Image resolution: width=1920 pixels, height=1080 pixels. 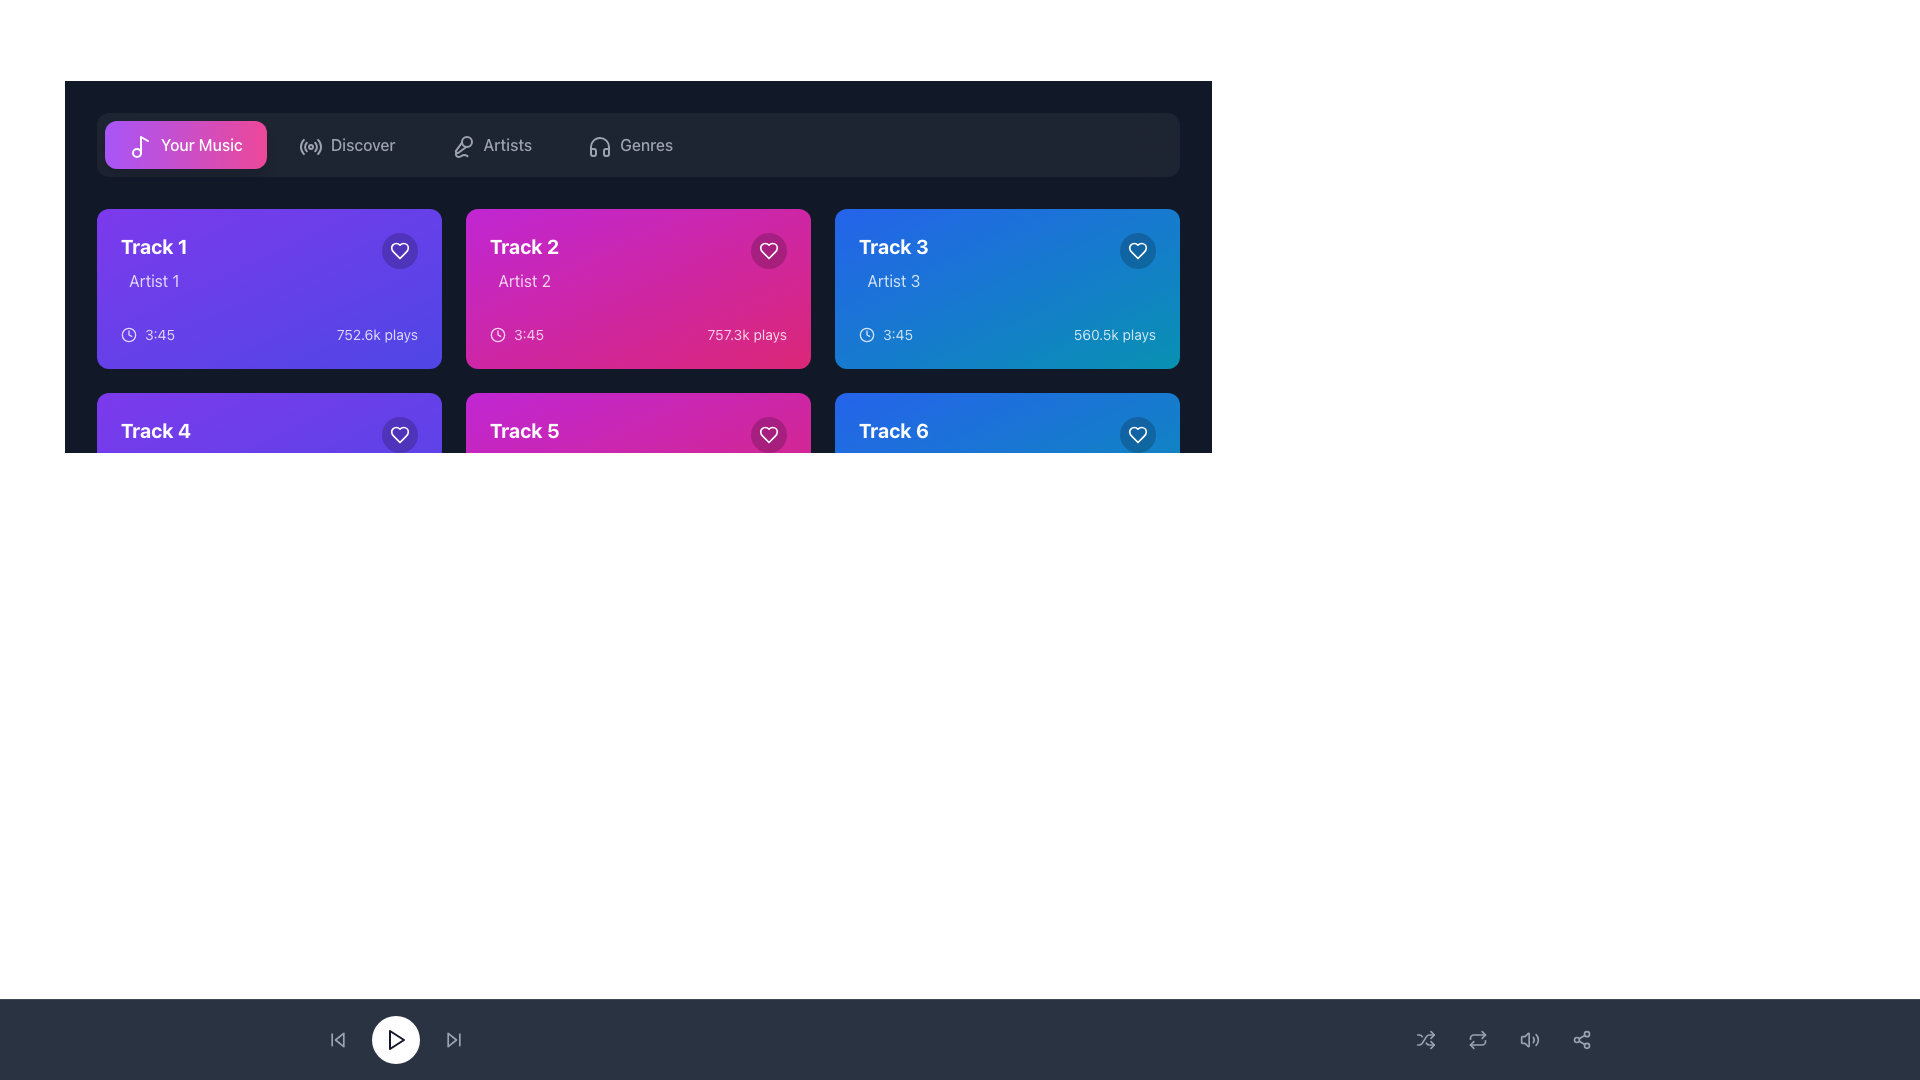 I want to click on the favorite icon button for 'Track 5' located, so click(x=767, y=434).